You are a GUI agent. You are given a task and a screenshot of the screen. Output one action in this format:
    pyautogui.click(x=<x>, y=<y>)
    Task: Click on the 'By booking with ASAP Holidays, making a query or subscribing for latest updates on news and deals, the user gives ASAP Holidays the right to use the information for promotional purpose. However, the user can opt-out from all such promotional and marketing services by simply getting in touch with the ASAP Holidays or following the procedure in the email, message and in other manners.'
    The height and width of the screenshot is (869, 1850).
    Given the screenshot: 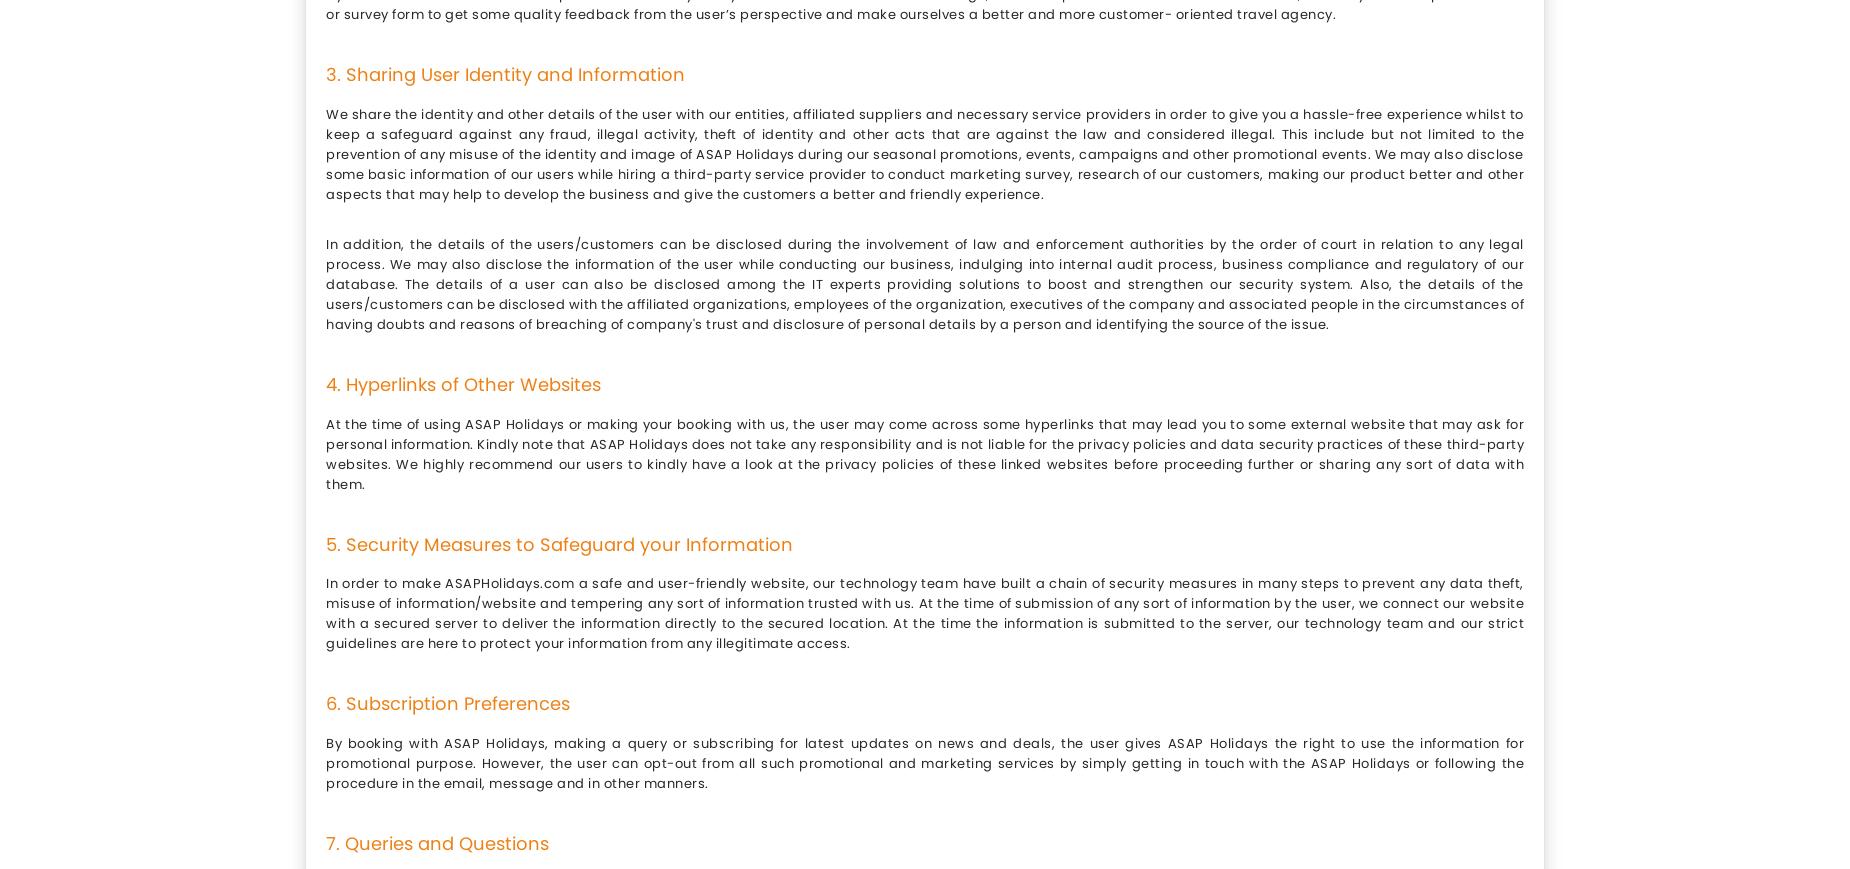 What is the action you would take?
    pyautogui.click(x=925, y=763)
    